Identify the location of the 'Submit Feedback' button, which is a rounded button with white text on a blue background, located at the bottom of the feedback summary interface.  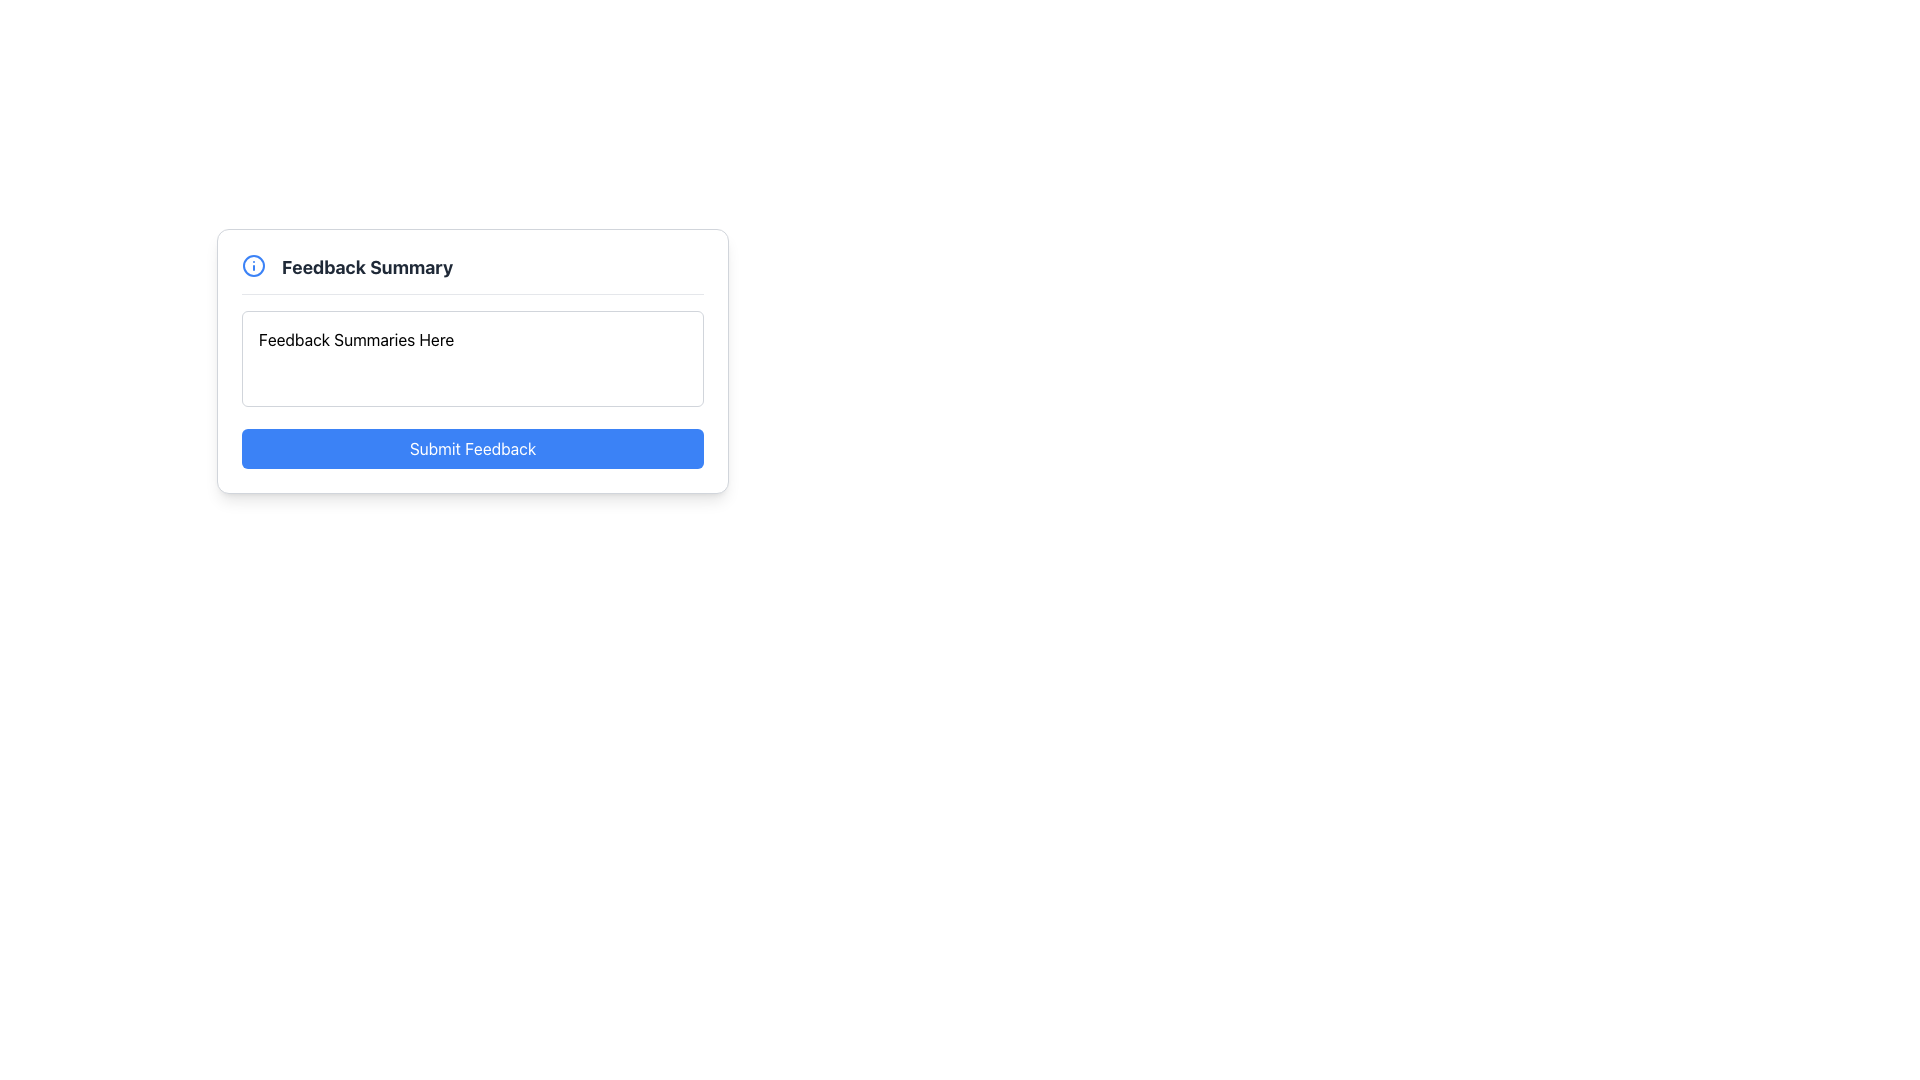
(472, 447).